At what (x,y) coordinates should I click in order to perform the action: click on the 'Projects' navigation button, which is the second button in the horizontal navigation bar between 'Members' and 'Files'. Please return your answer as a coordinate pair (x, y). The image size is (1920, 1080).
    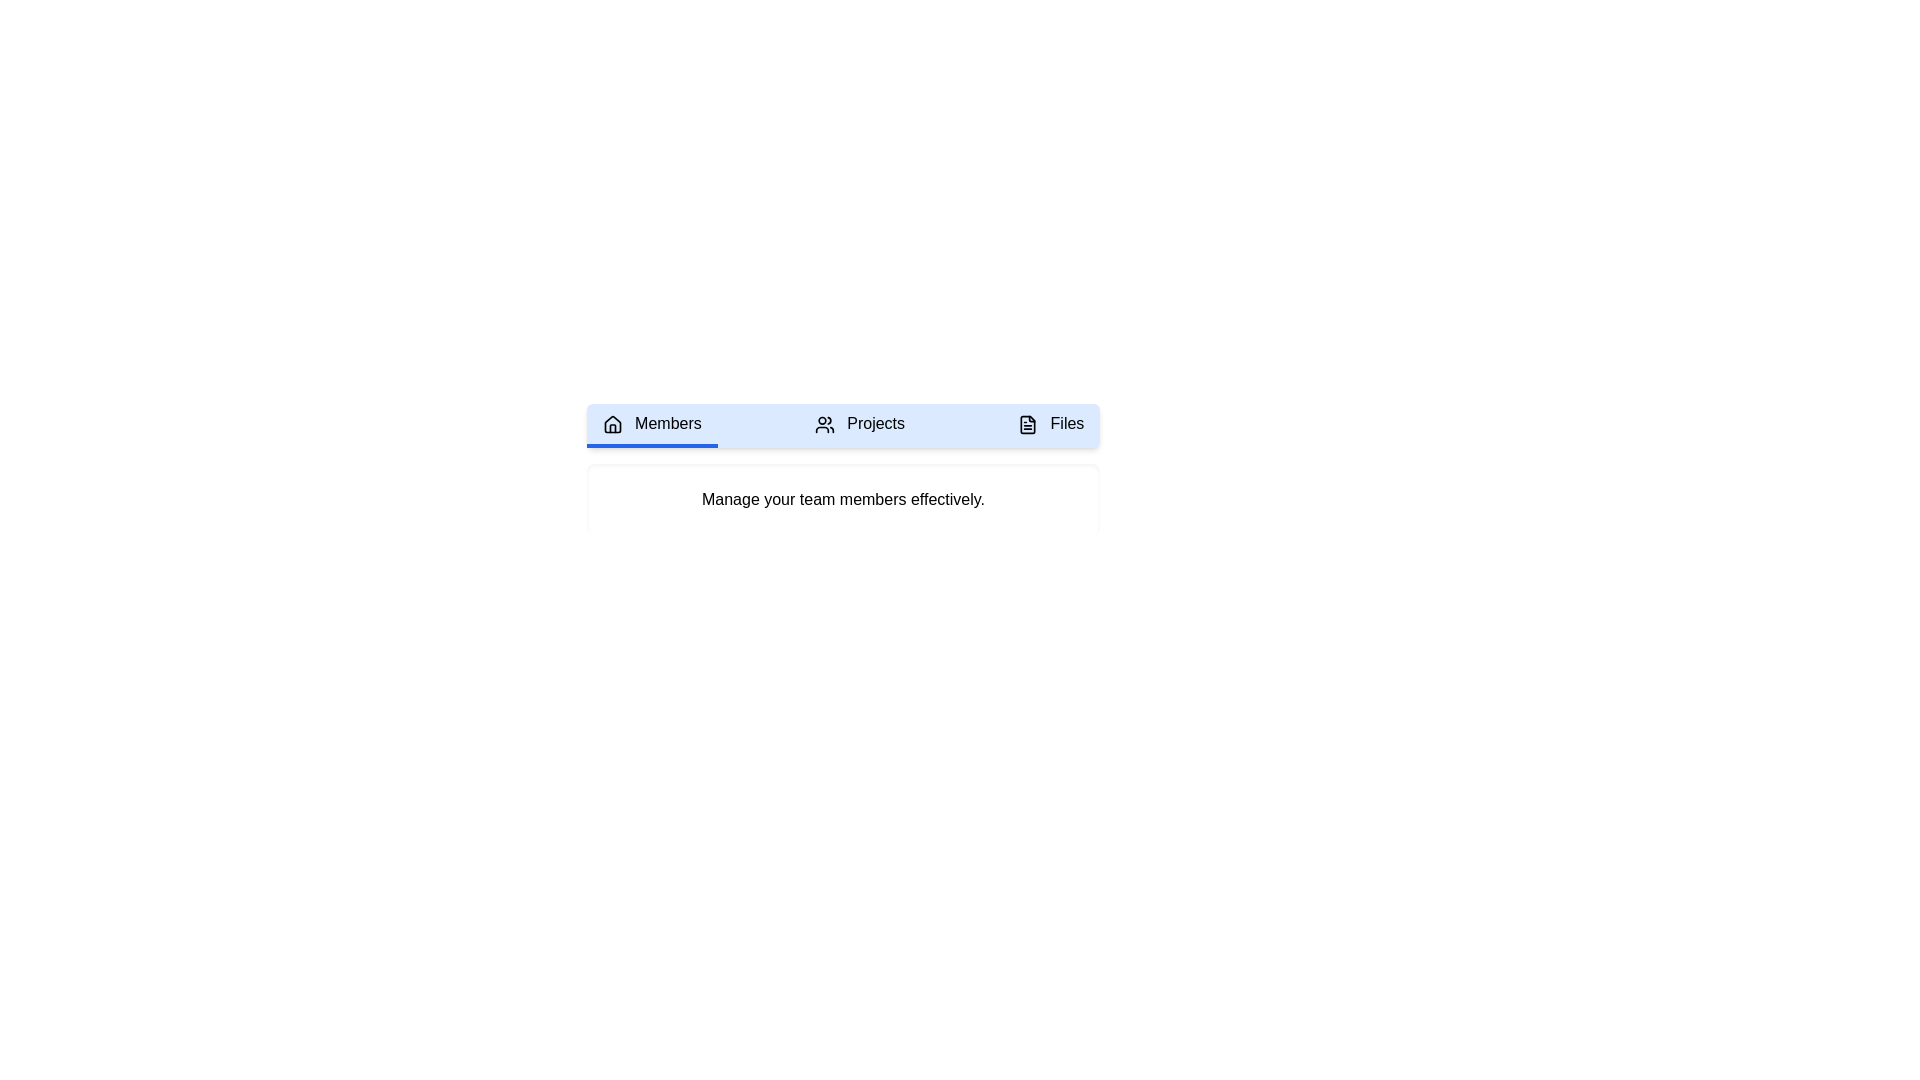
    Looking at the image, I should click on (859, 424).